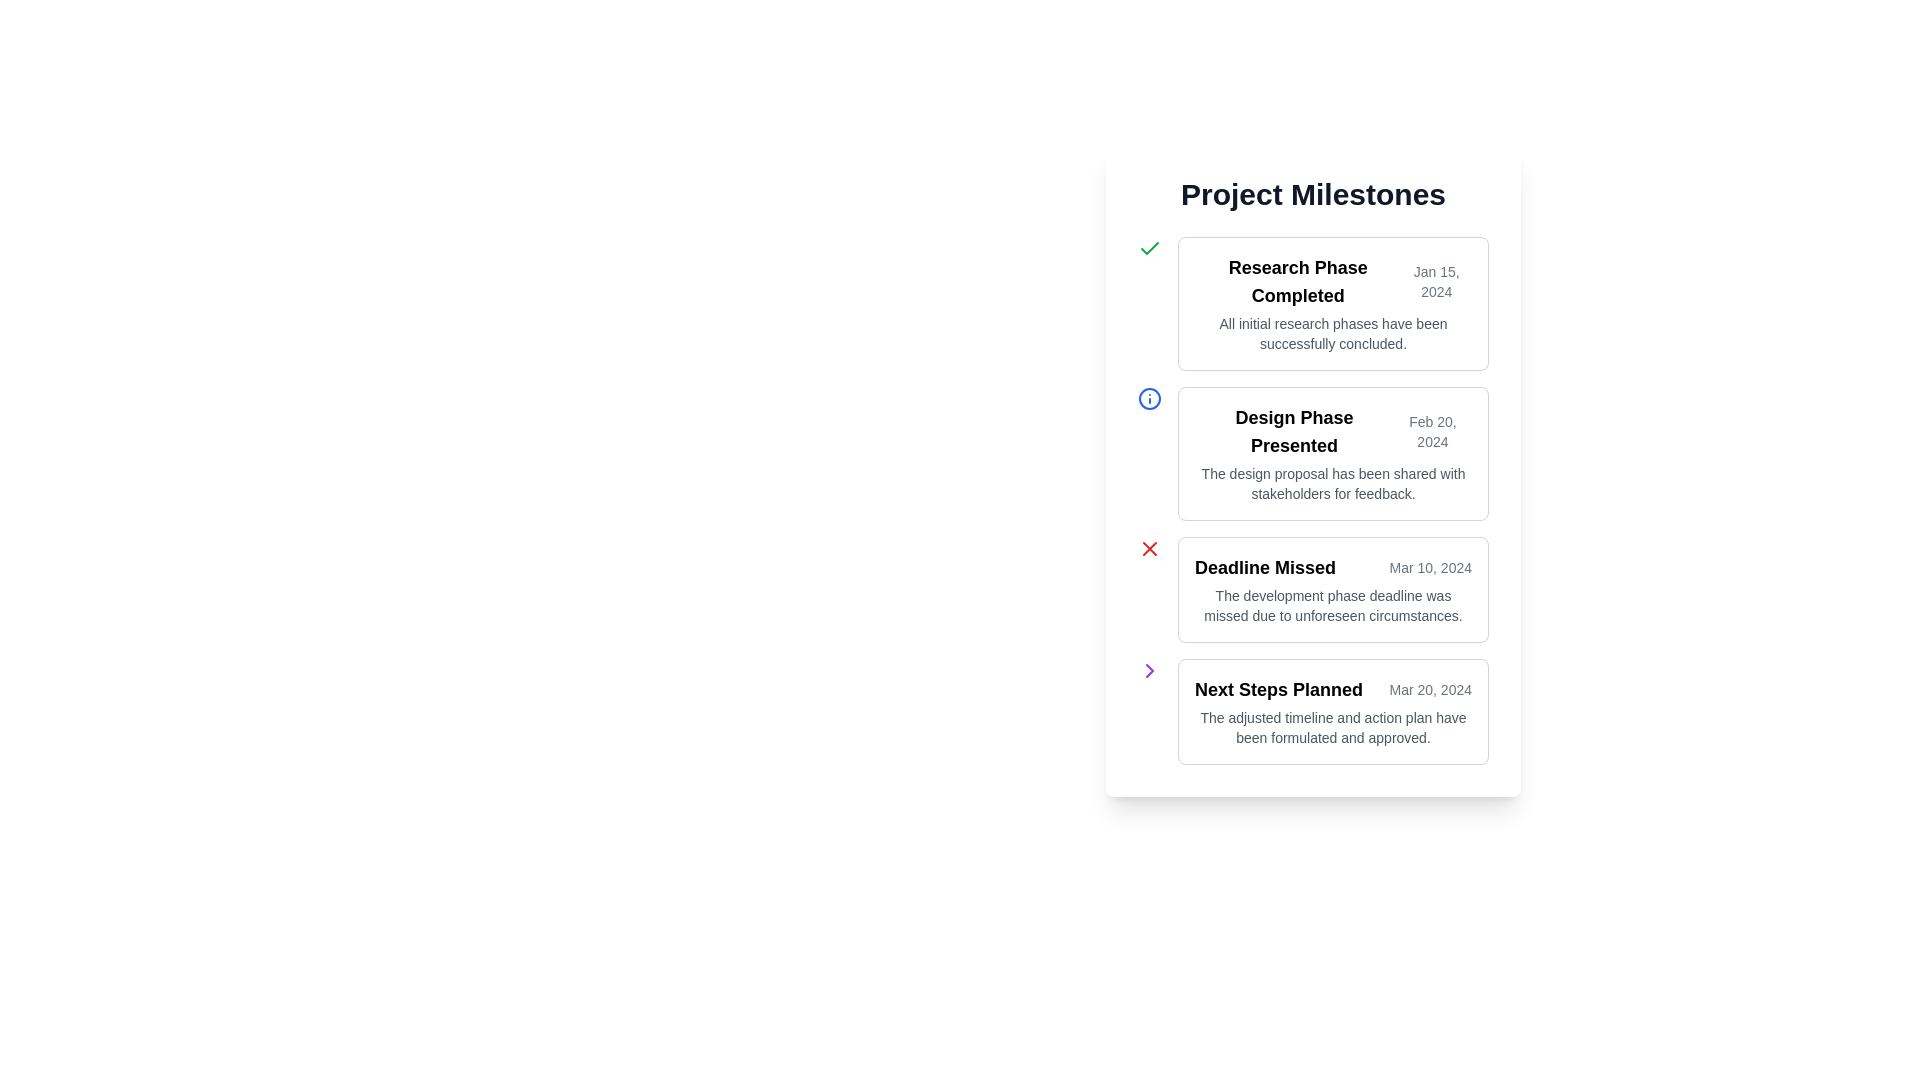 The width and height of the screenshot is (1920, 1080). I want to click on the compound text component that displays 'Next Steps Planned' and the date 'Mar 20, 2024', so click(1333, 689).